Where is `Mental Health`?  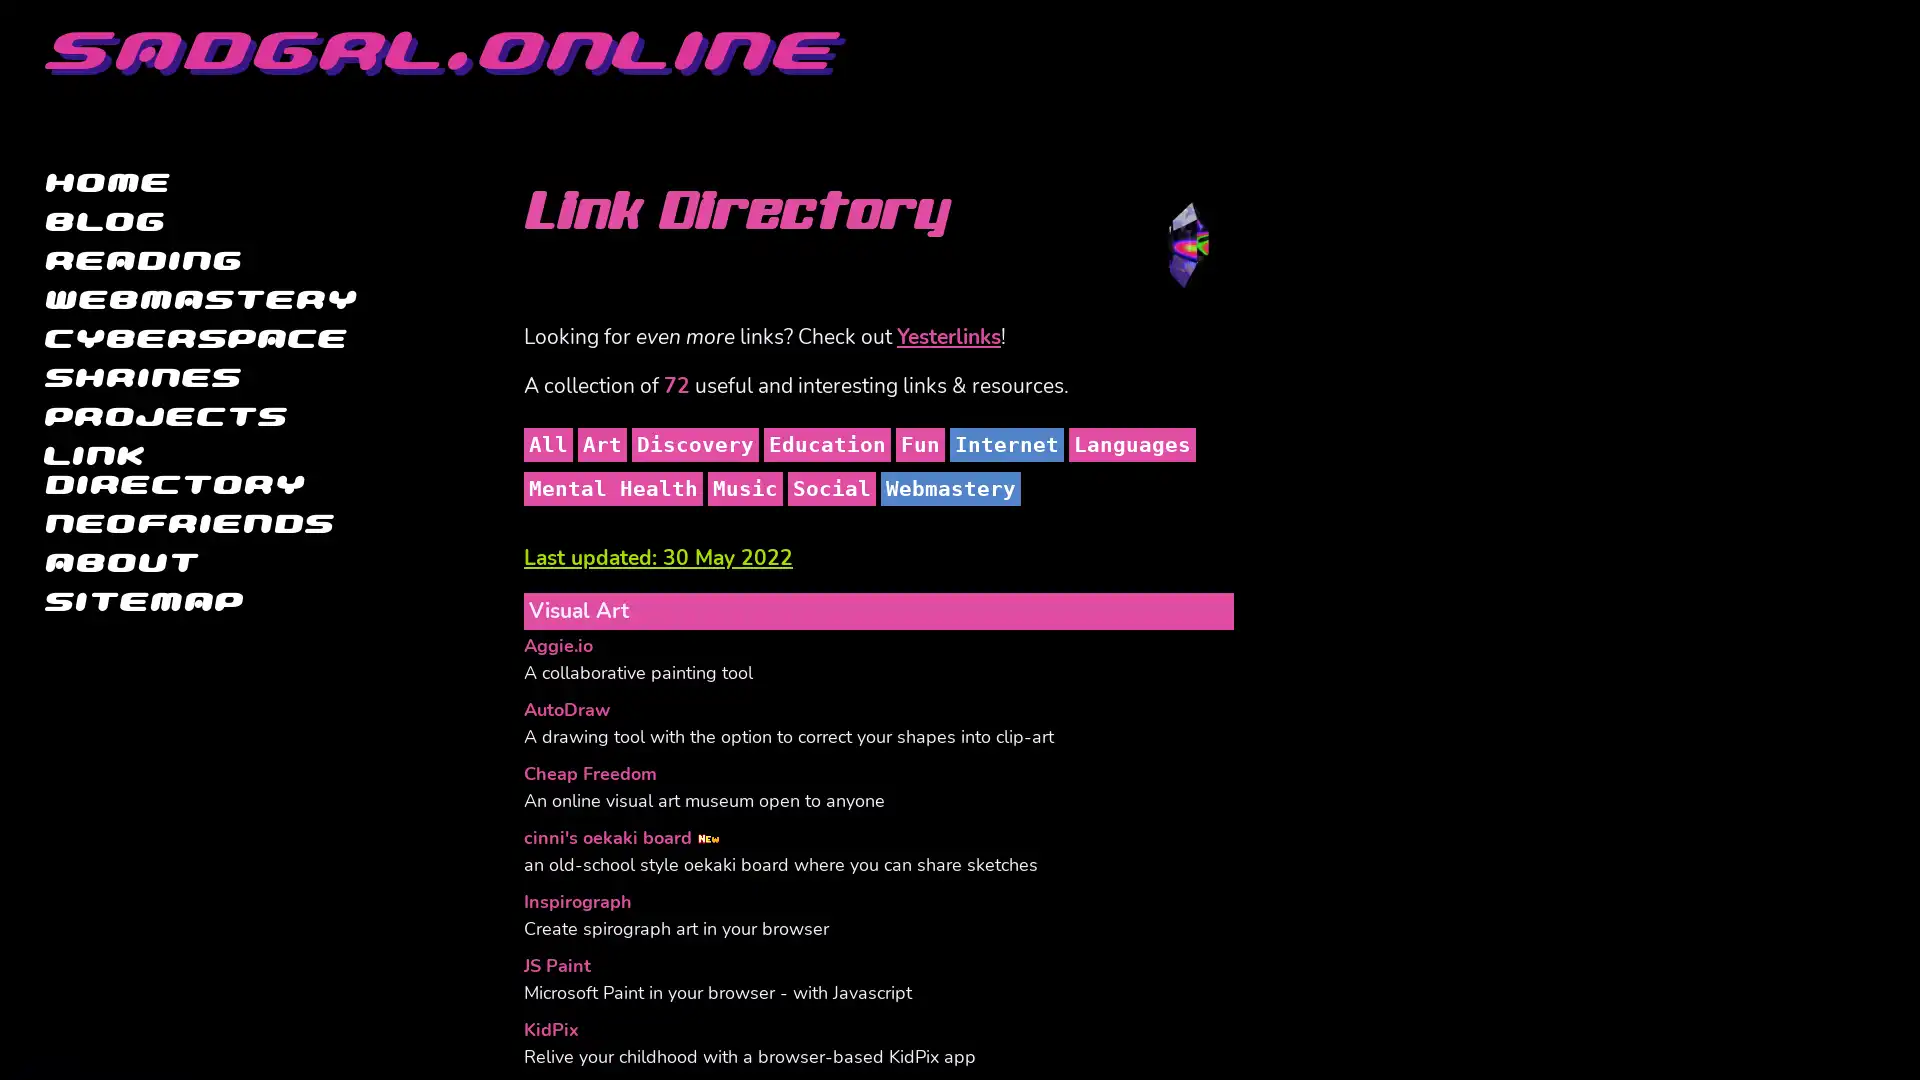
Mental Health is located at coordinates (612, 488).